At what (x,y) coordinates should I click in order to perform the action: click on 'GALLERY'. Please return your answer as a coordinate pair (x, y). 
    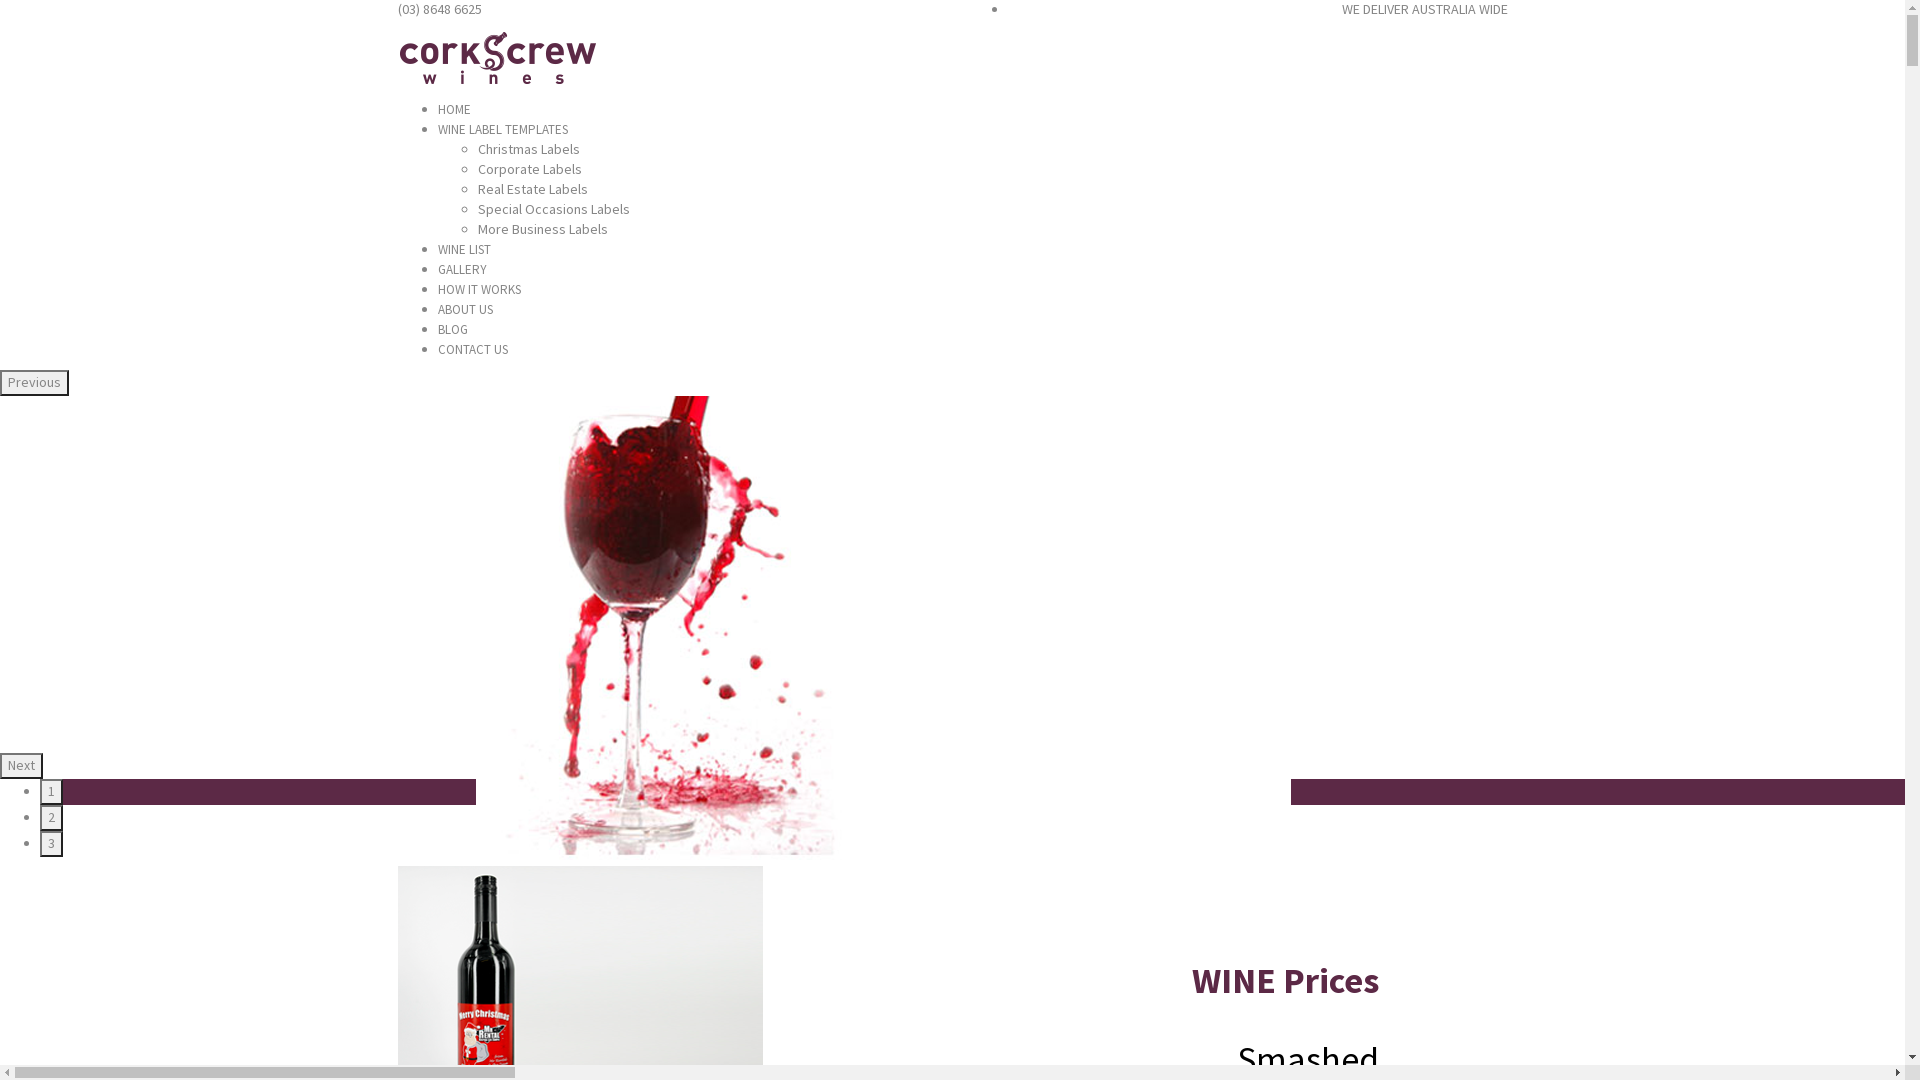
    Looking at the image, I should click on (461, 268).